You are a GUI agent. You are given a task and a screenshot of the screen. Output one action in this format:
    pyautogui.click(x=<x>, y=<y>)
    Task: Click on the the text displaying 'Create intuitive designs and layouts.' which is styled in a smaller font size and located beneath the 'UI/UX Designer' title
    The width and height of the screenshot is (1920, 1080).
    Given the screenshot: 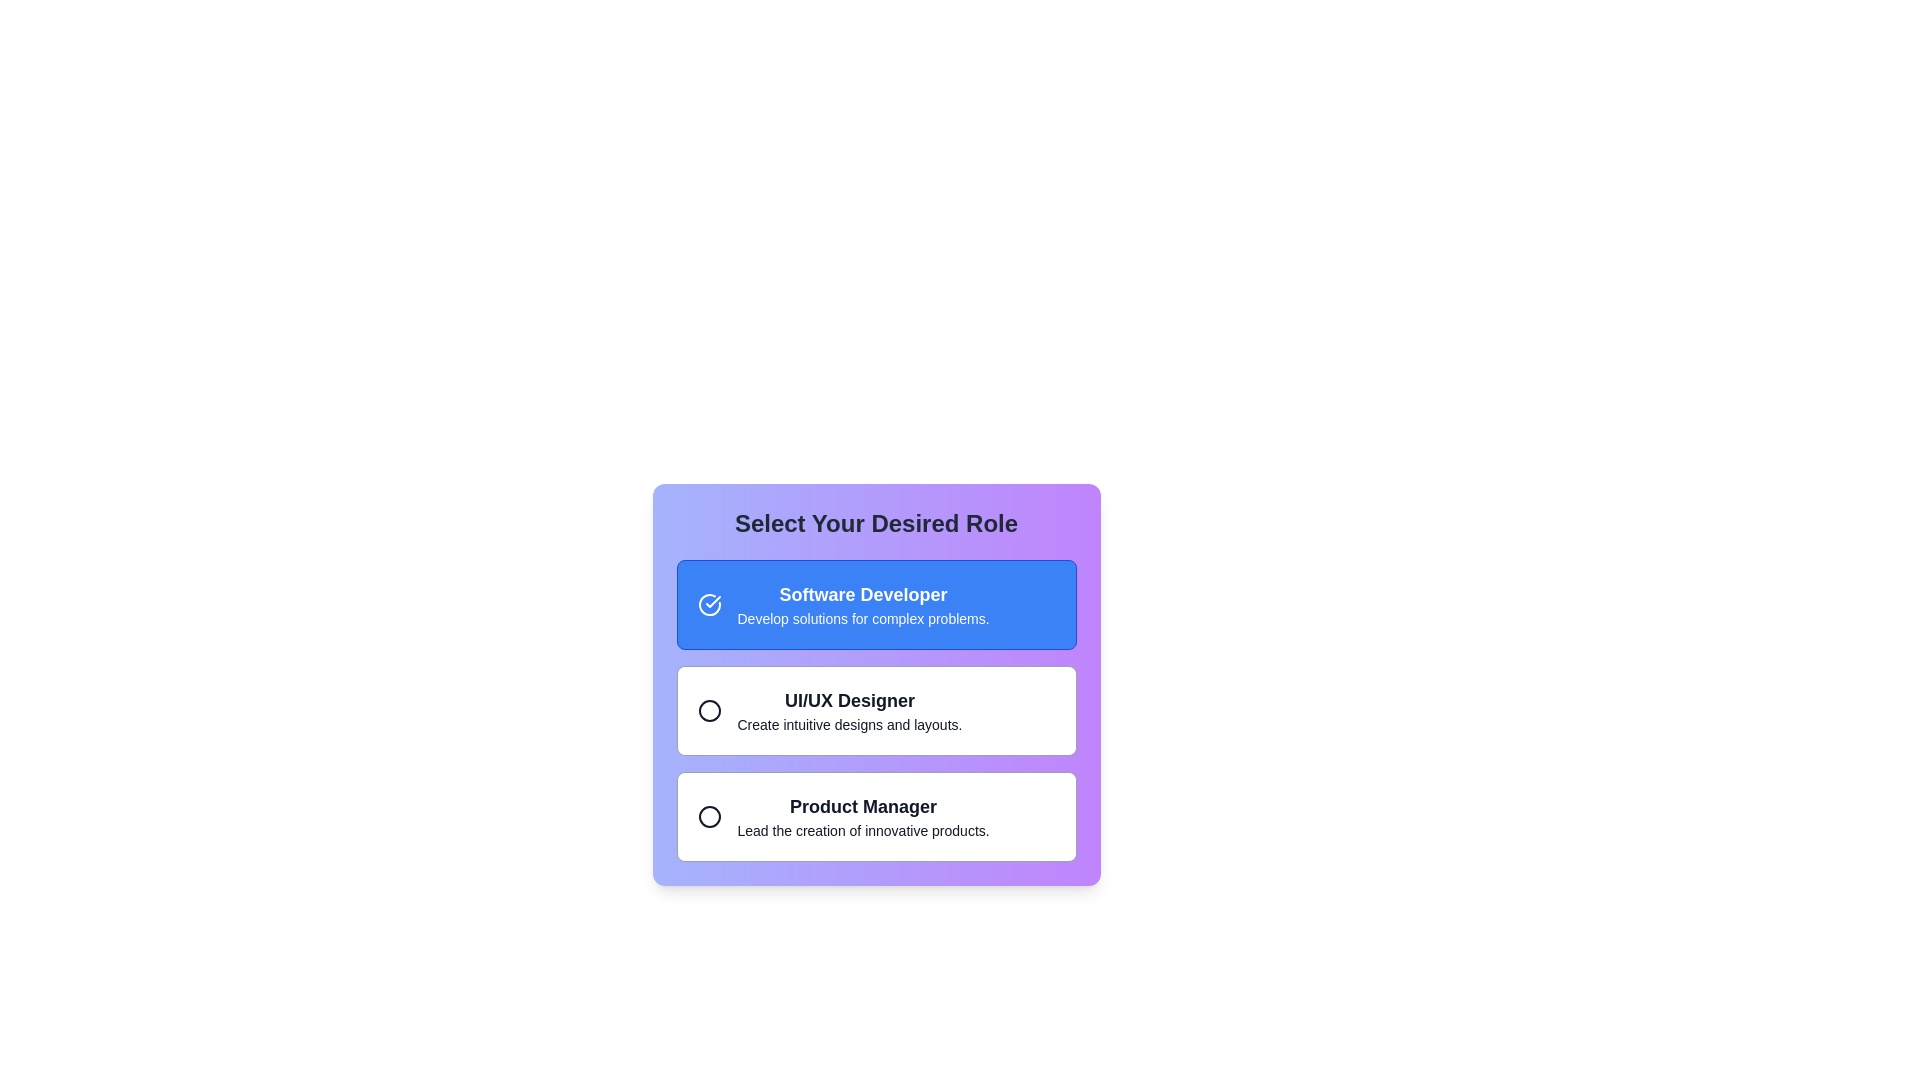 What is the action you would take?
    pyautogui.click(x=849, y=725)
    